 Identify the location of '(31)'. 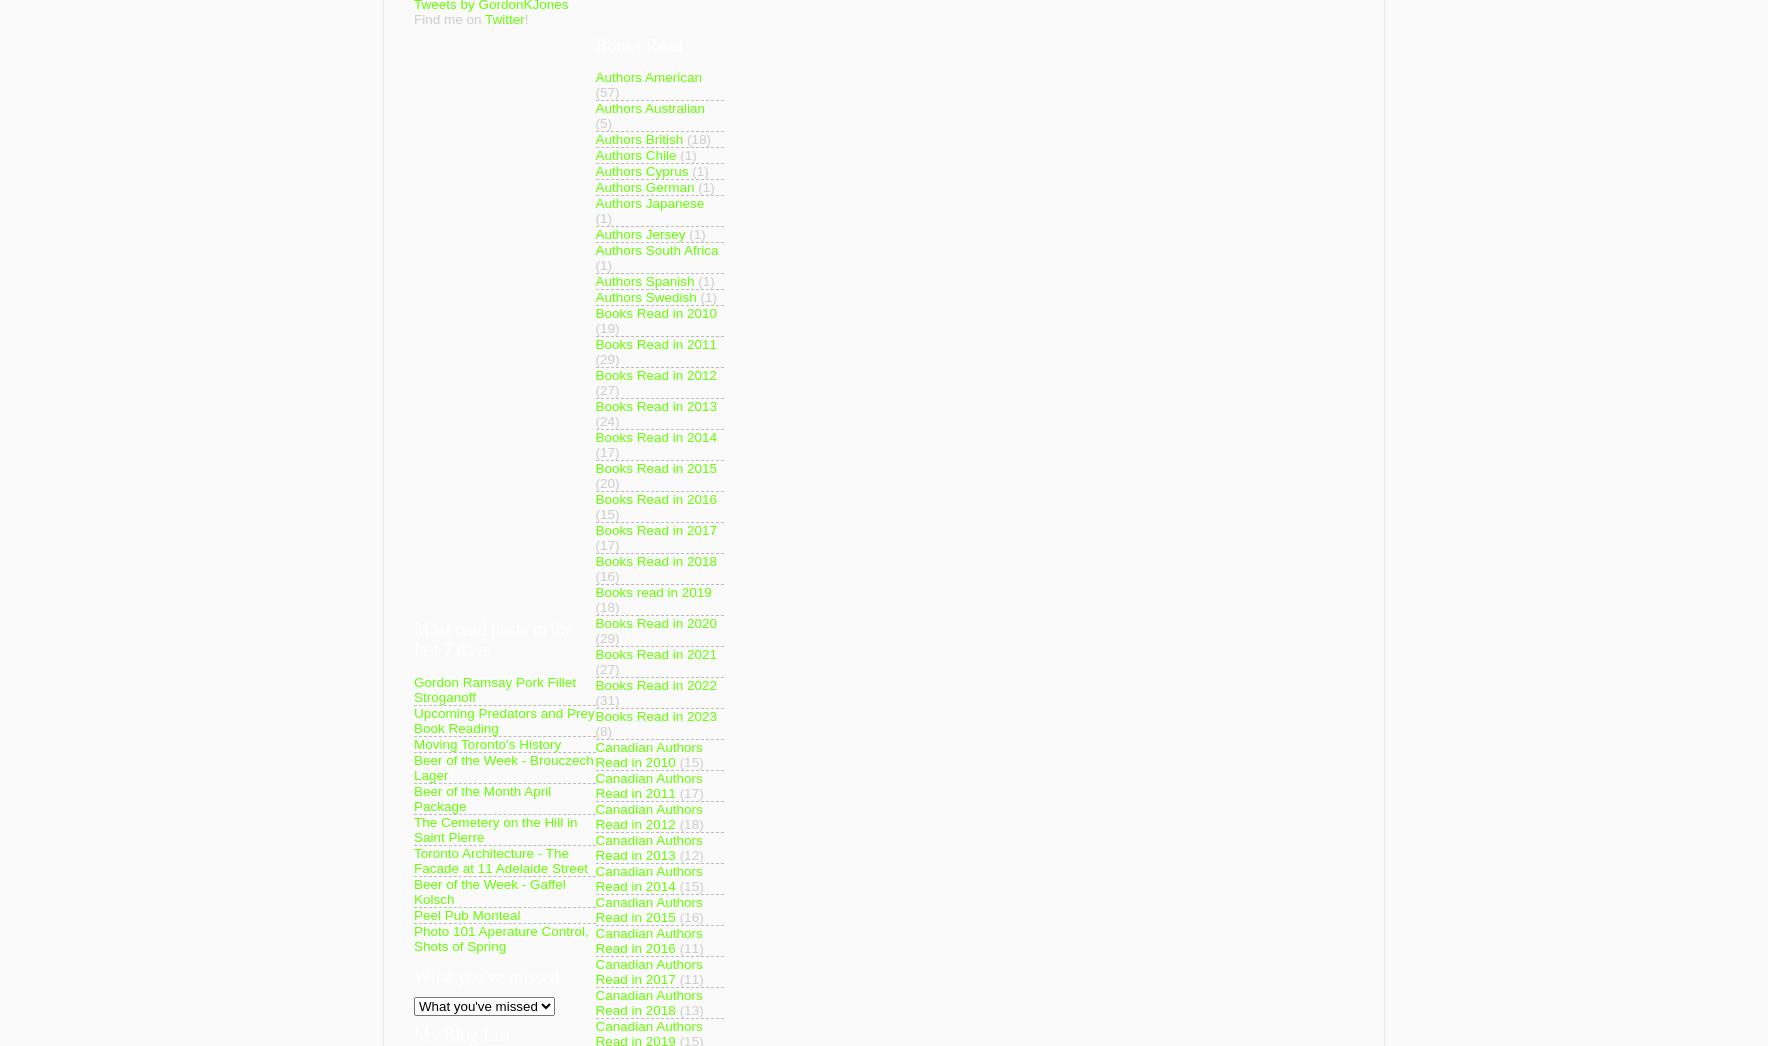
(605, 700).